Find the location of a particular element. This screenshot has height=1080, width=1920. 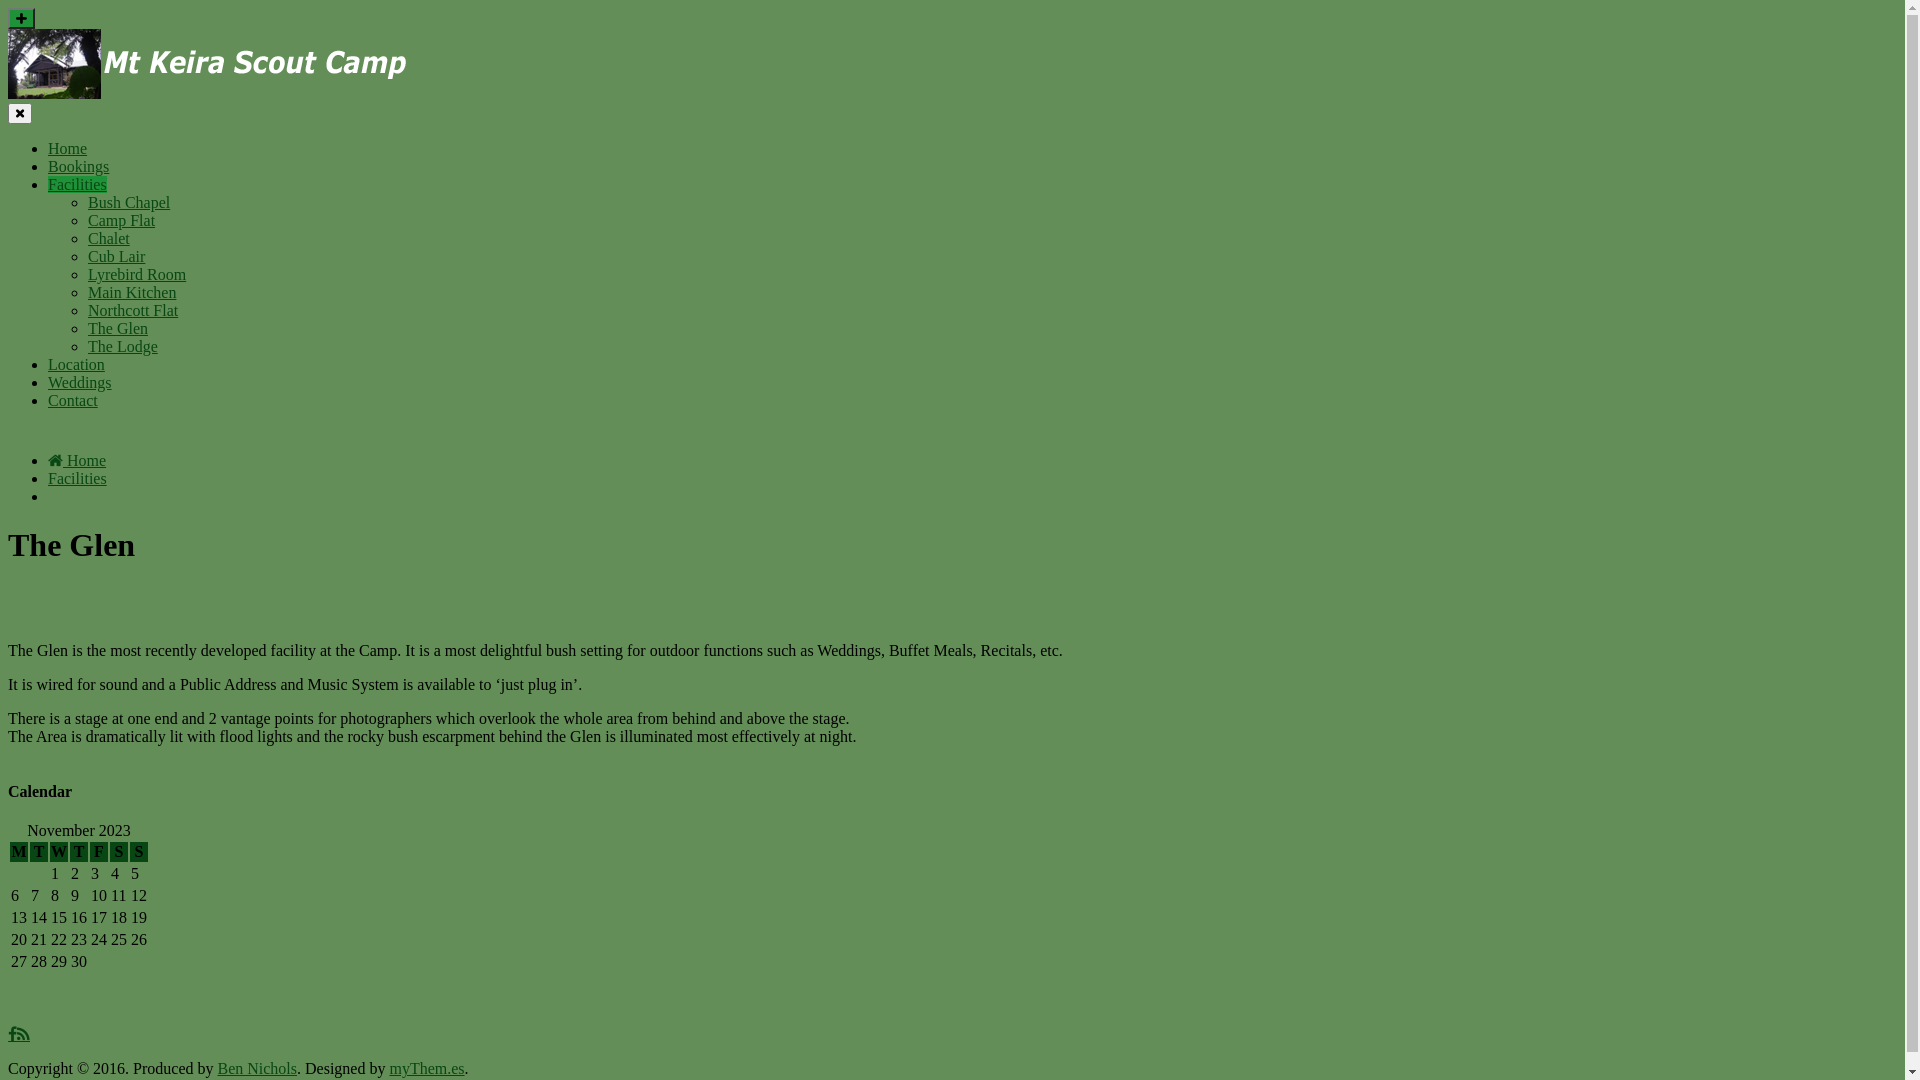

'The Lodge' is located at coordinates (86, 345).